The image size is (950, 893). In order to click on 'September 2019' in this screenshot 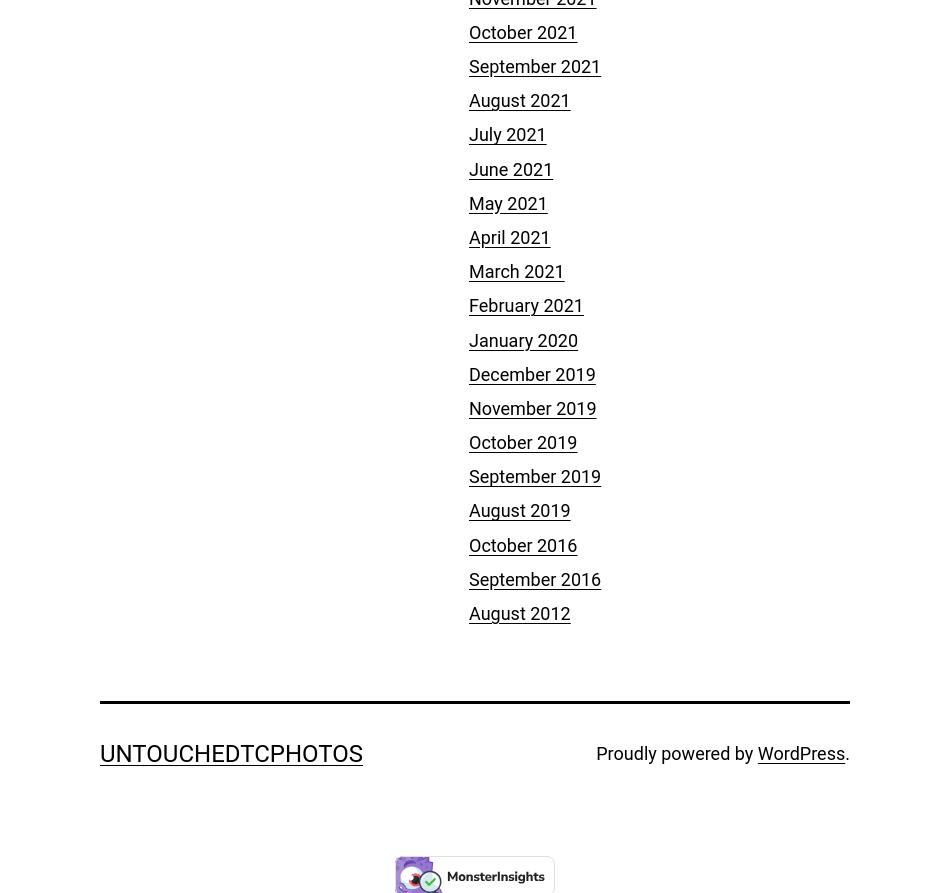, I will do `click(468, 475)`.